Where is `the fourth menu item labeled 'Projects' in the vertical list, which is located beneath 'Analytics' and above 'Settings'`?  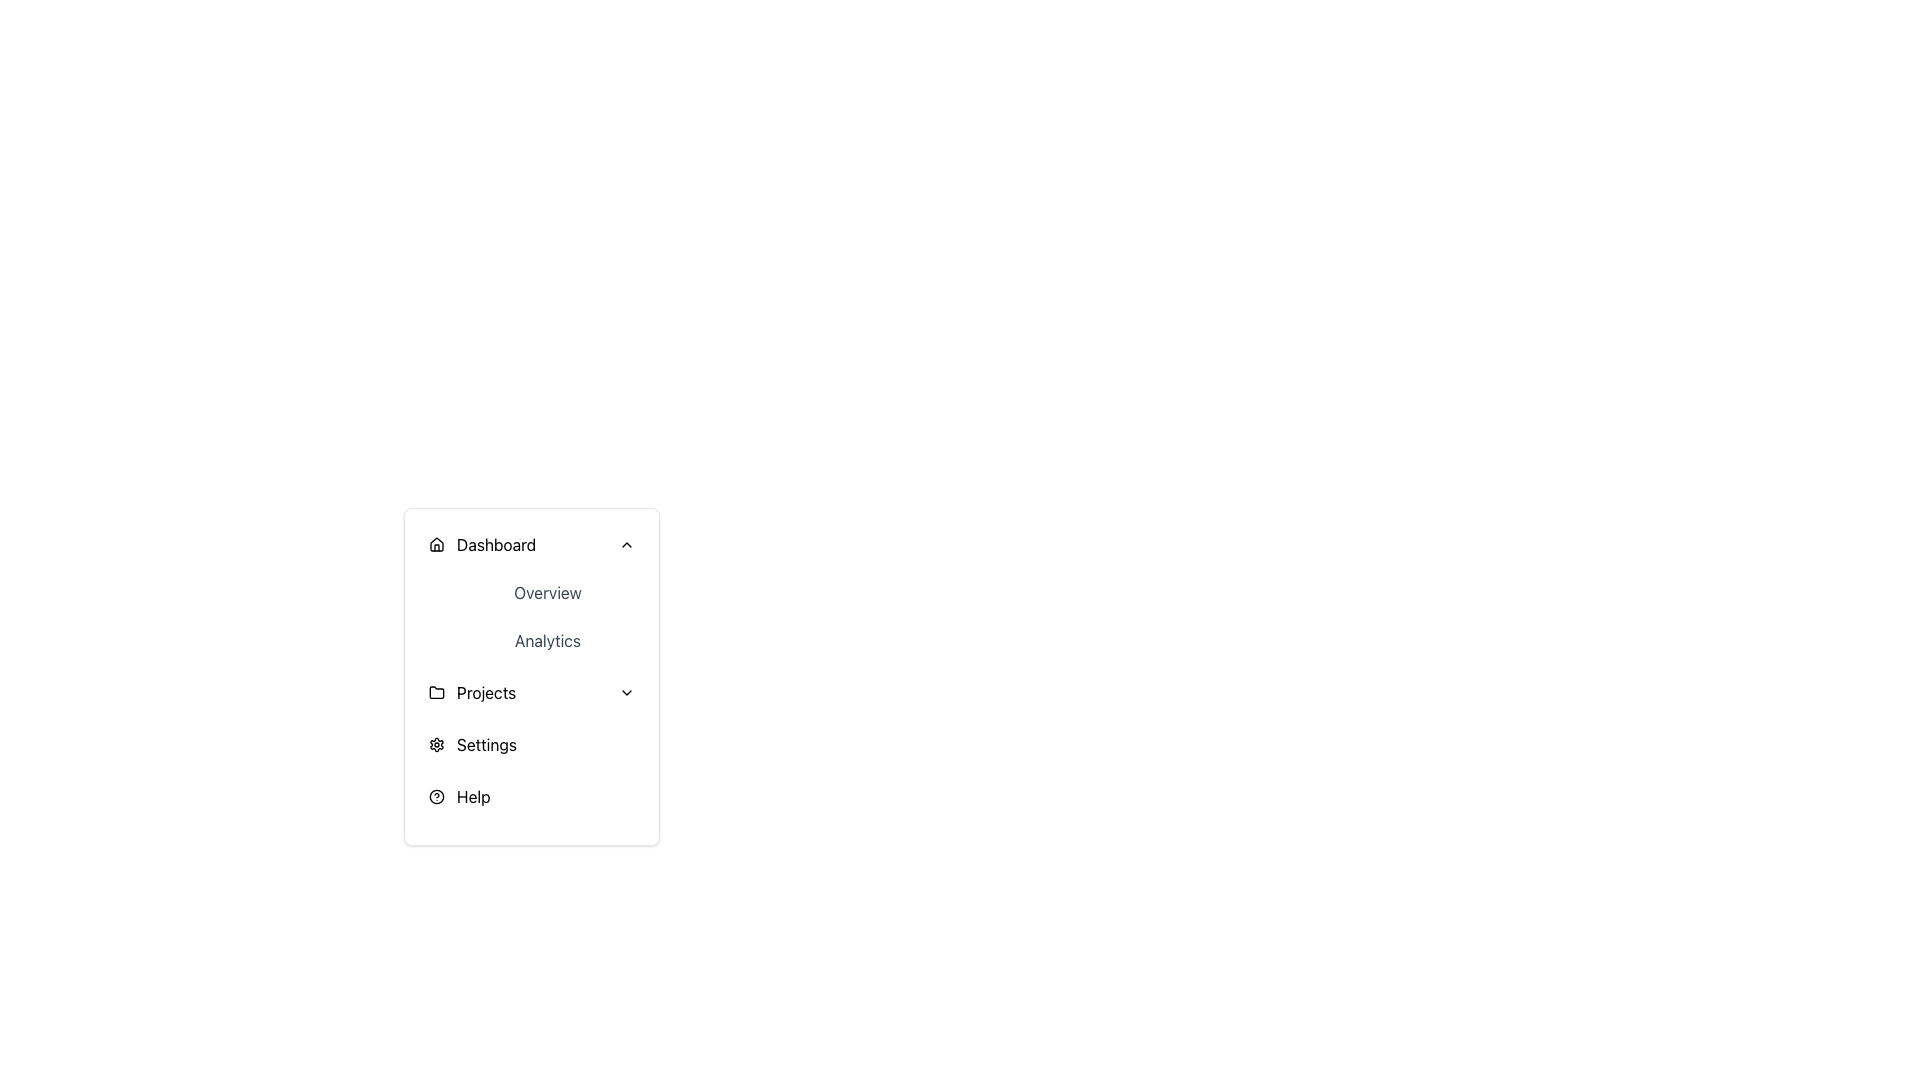 the fourth menu item labeled 'Projects' in the vertical list, which is located beneath 'Analytics' and above 'Settings' is located at coordinates (532, 692).